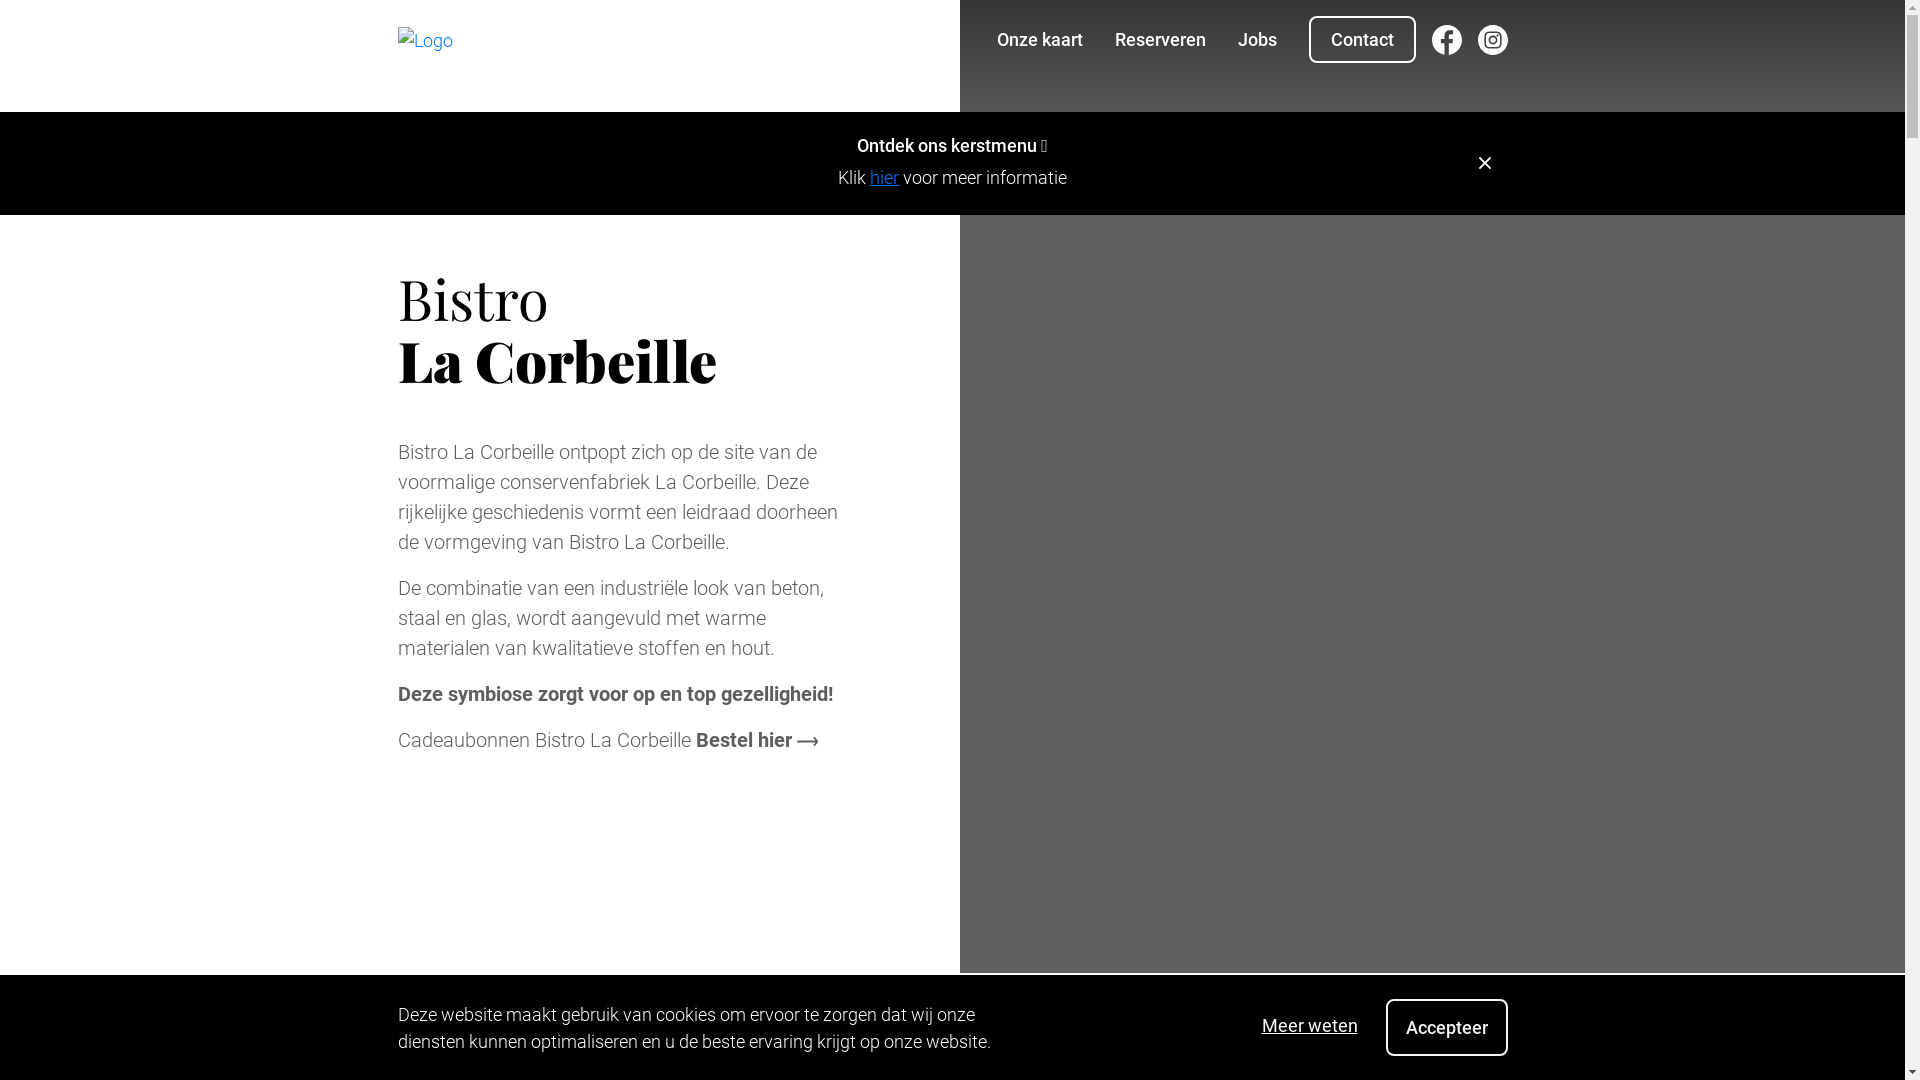 Image resolution: width=1920 pixels, height=1080 pixels. Describe the element at coordinates (1256, 39) in the screenshot. I see `'Jobs'` at that location.